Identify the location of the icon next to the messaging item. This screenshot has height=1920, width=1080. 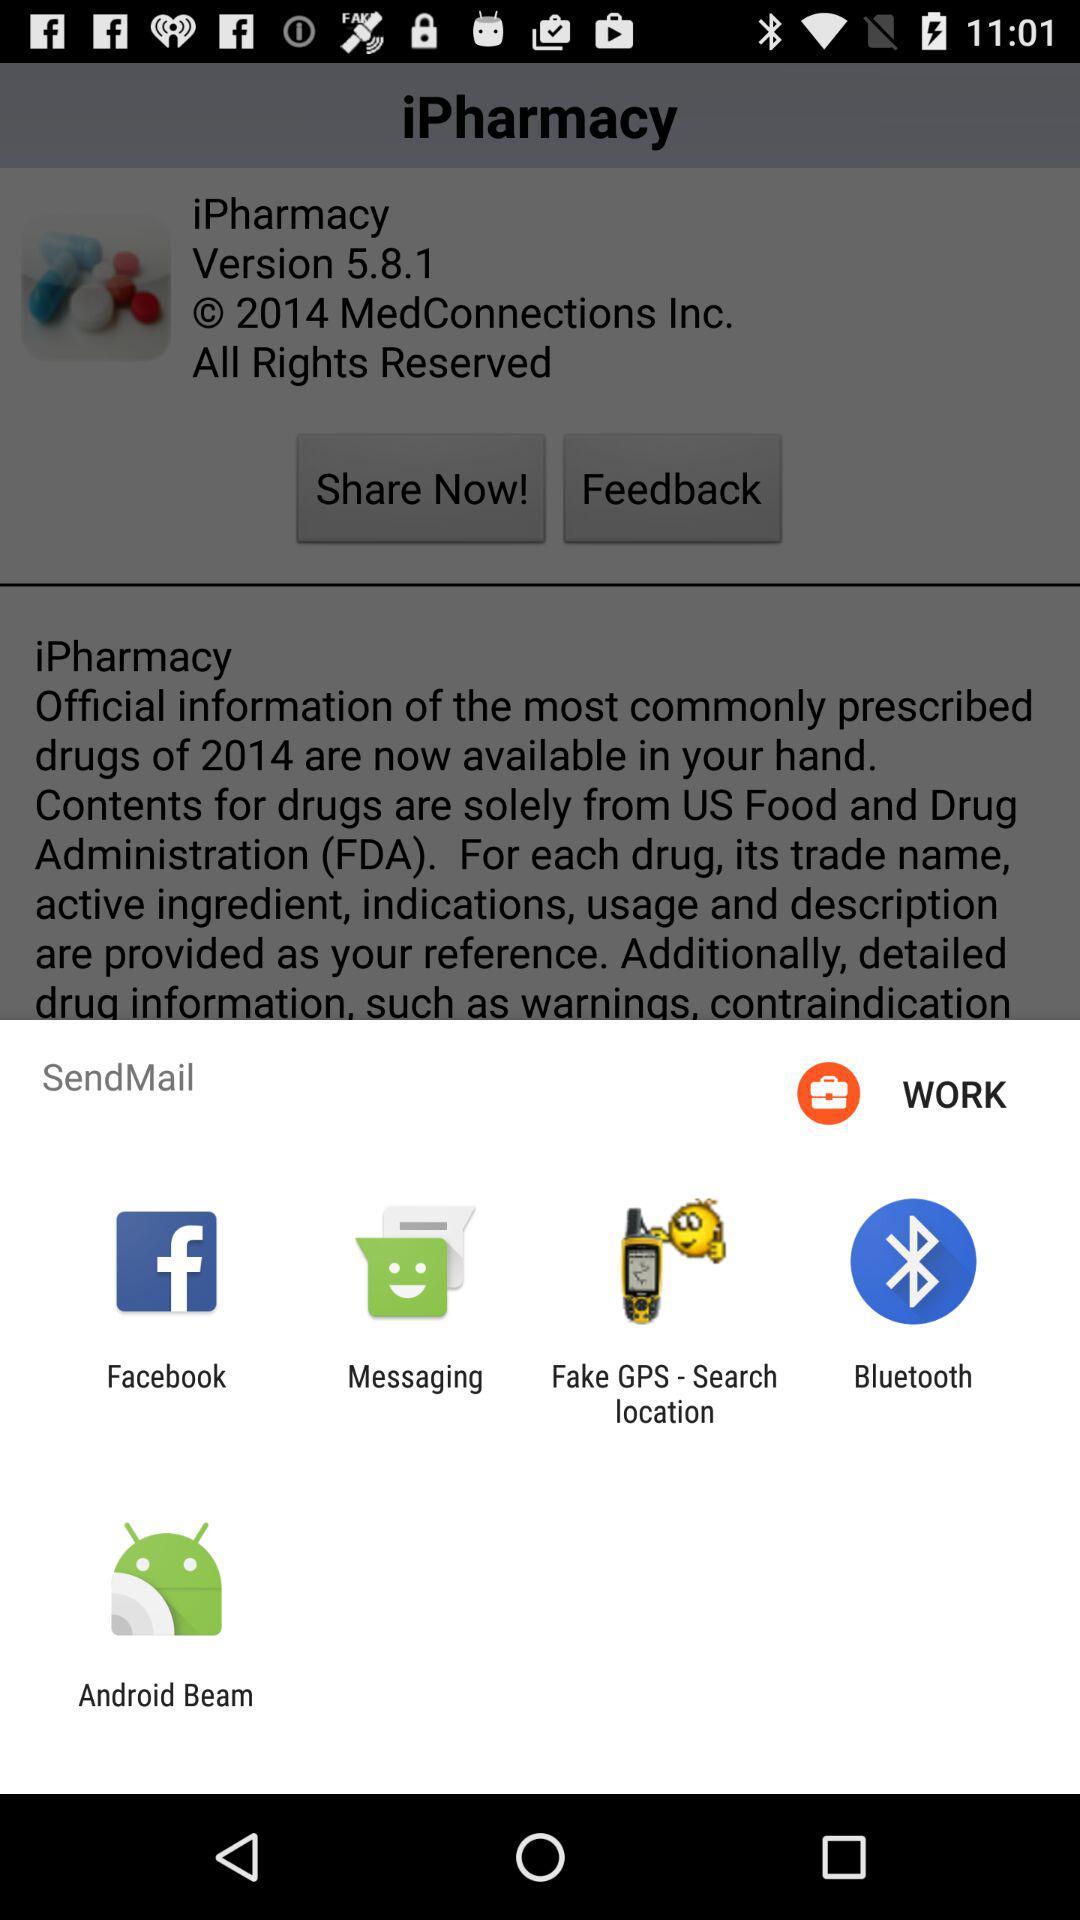
(664, 1392).